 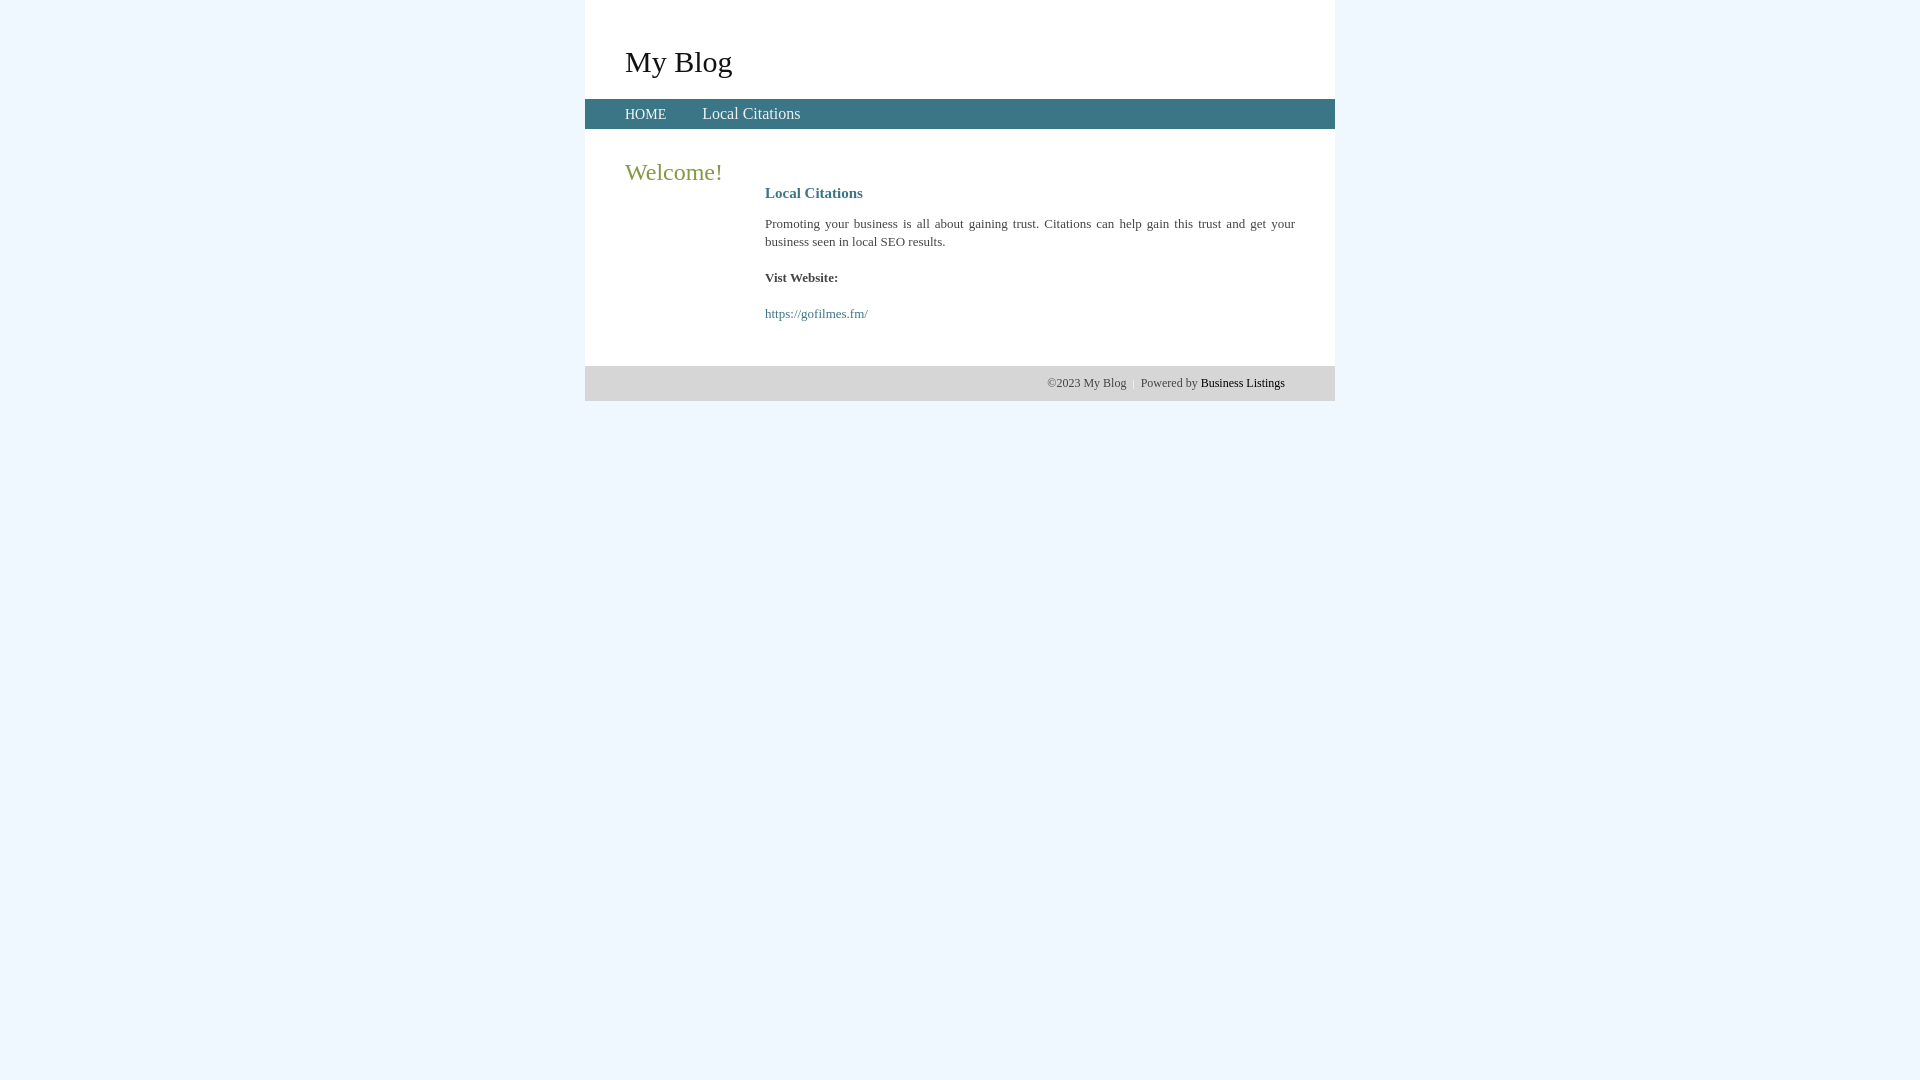 I want to click on 'Local Citations', so click(x=701, y=113).